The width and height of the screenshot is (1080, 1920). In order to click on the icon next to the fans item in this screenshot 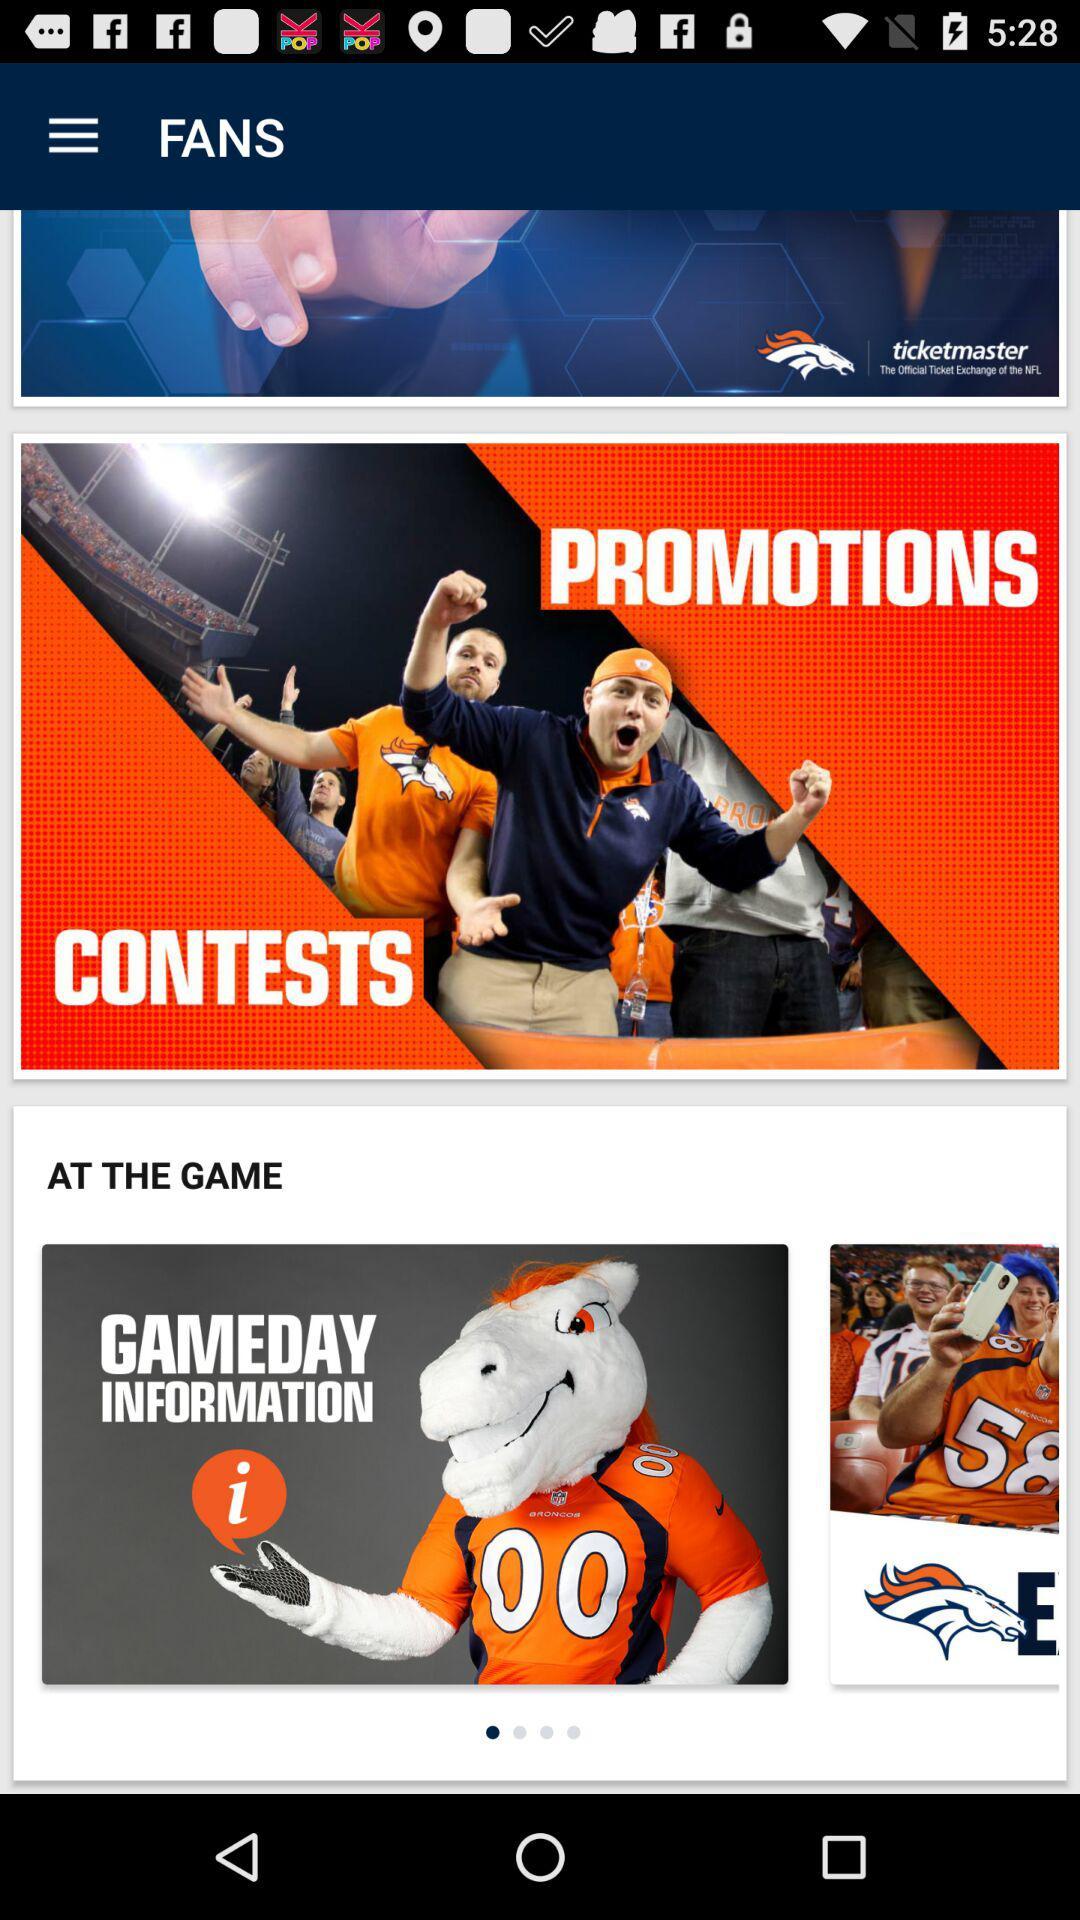, I will do `click(72, 135)`.